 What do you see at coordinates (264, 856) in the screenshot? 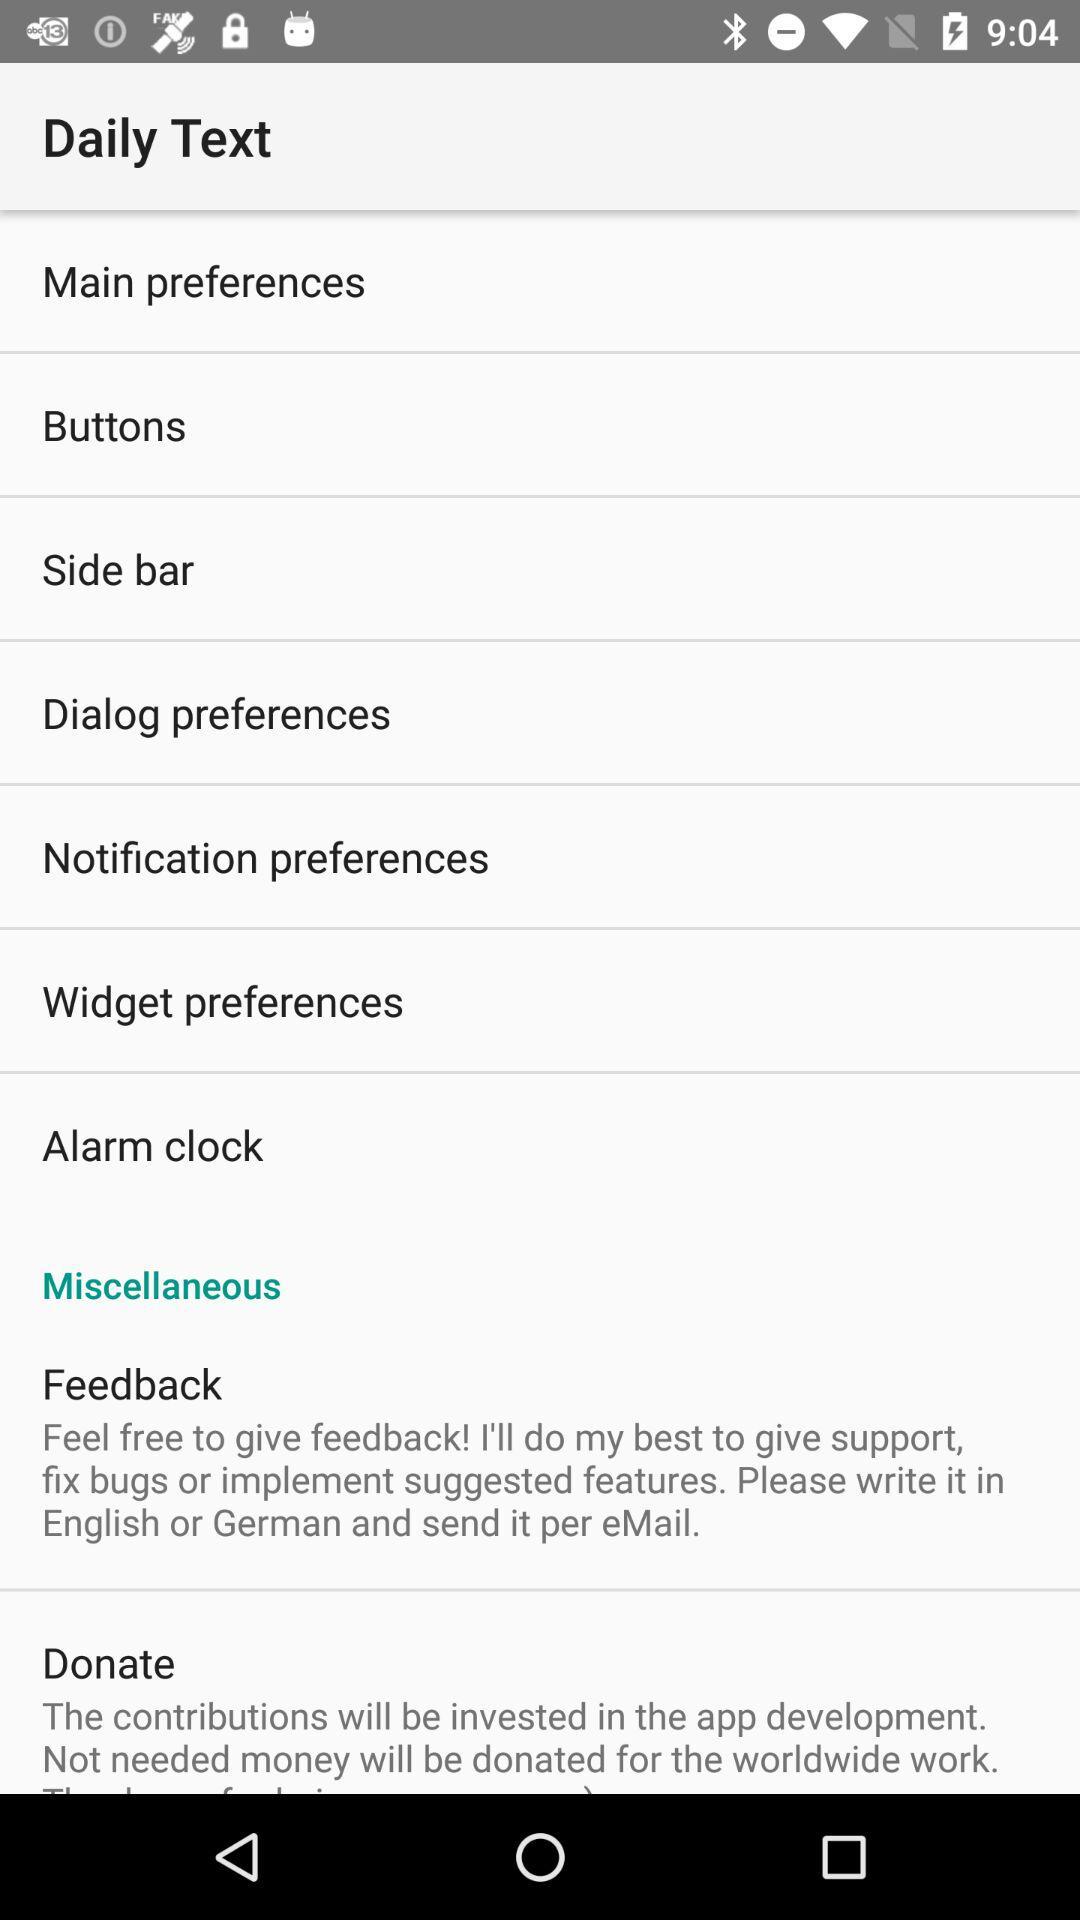
I see `the item below dialog preferences icon` at bounding box center [264, 856].